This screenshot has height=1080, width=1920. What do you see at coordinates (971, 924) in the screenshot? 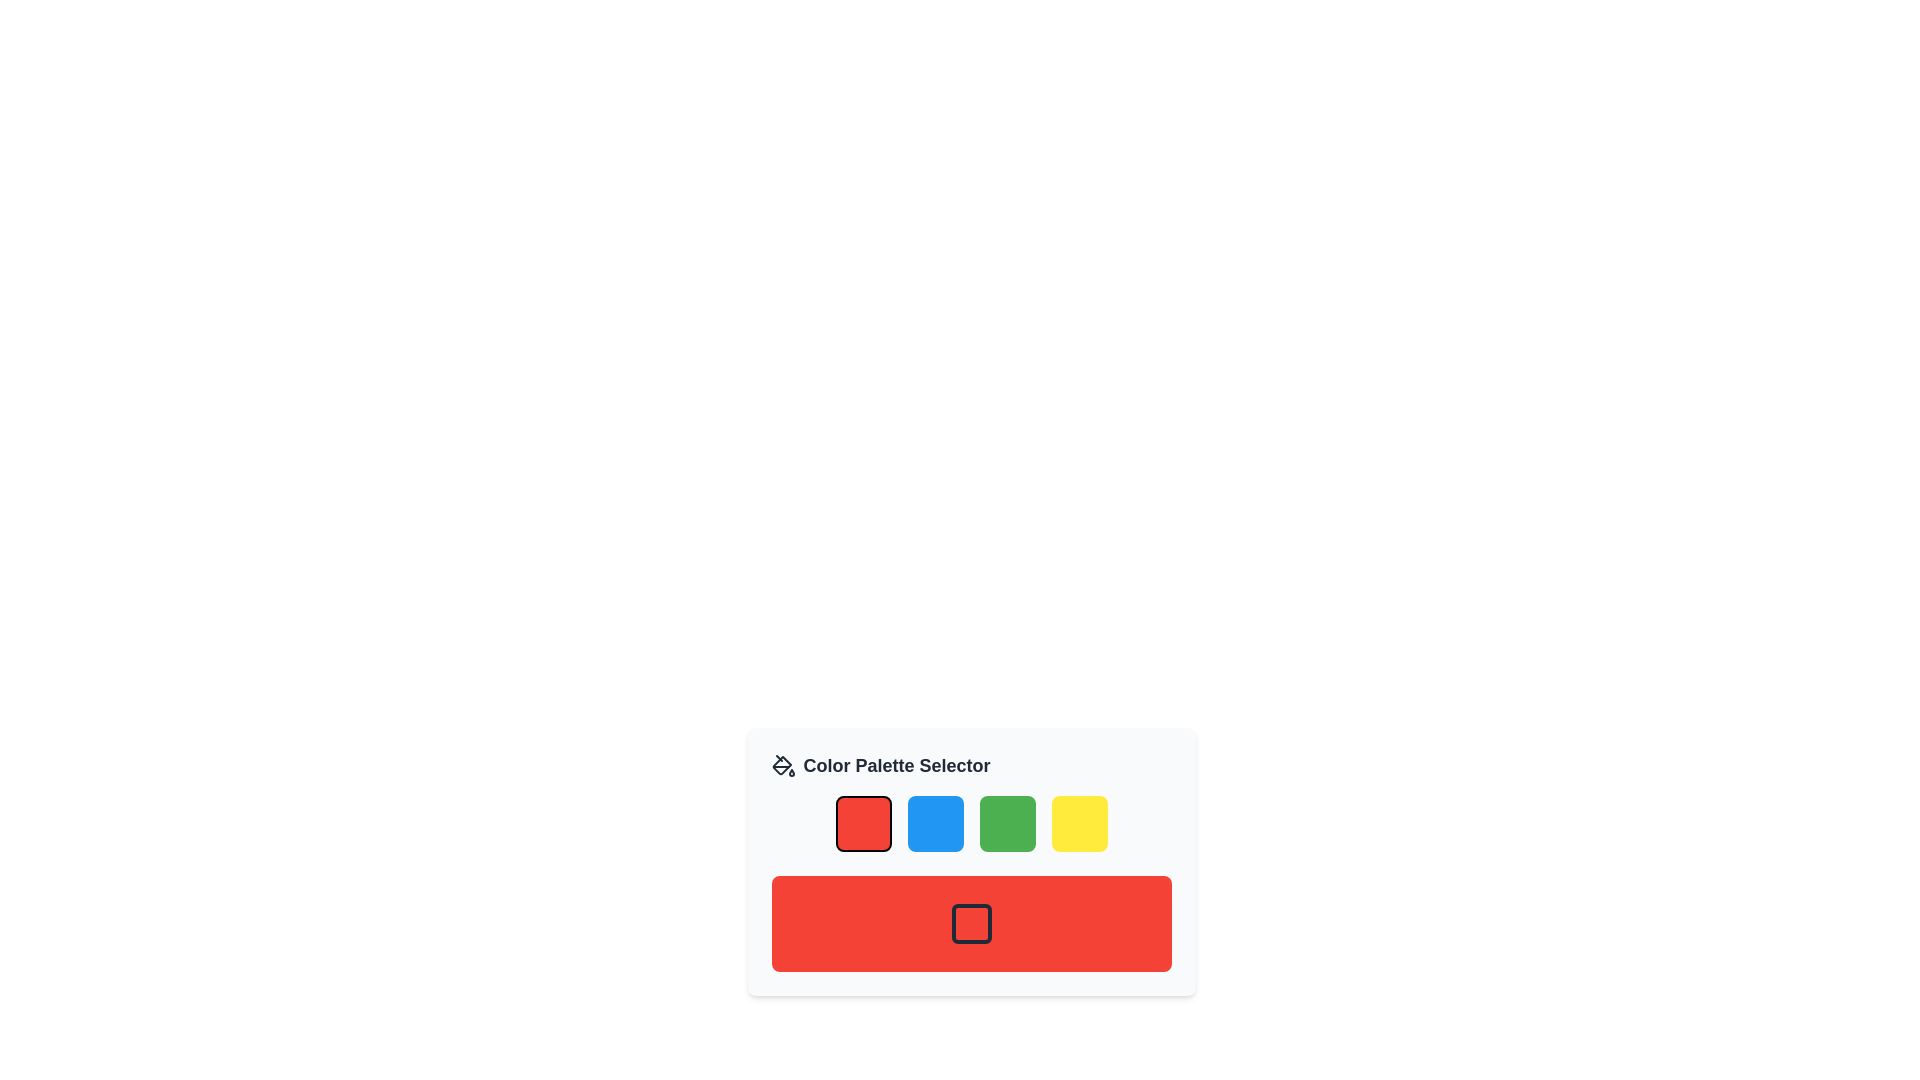
I see `the square icon that is visually related to the red color palette, located in the middle of the red rectangular section below a row of colored buttons` at bounding box center [971, 924].